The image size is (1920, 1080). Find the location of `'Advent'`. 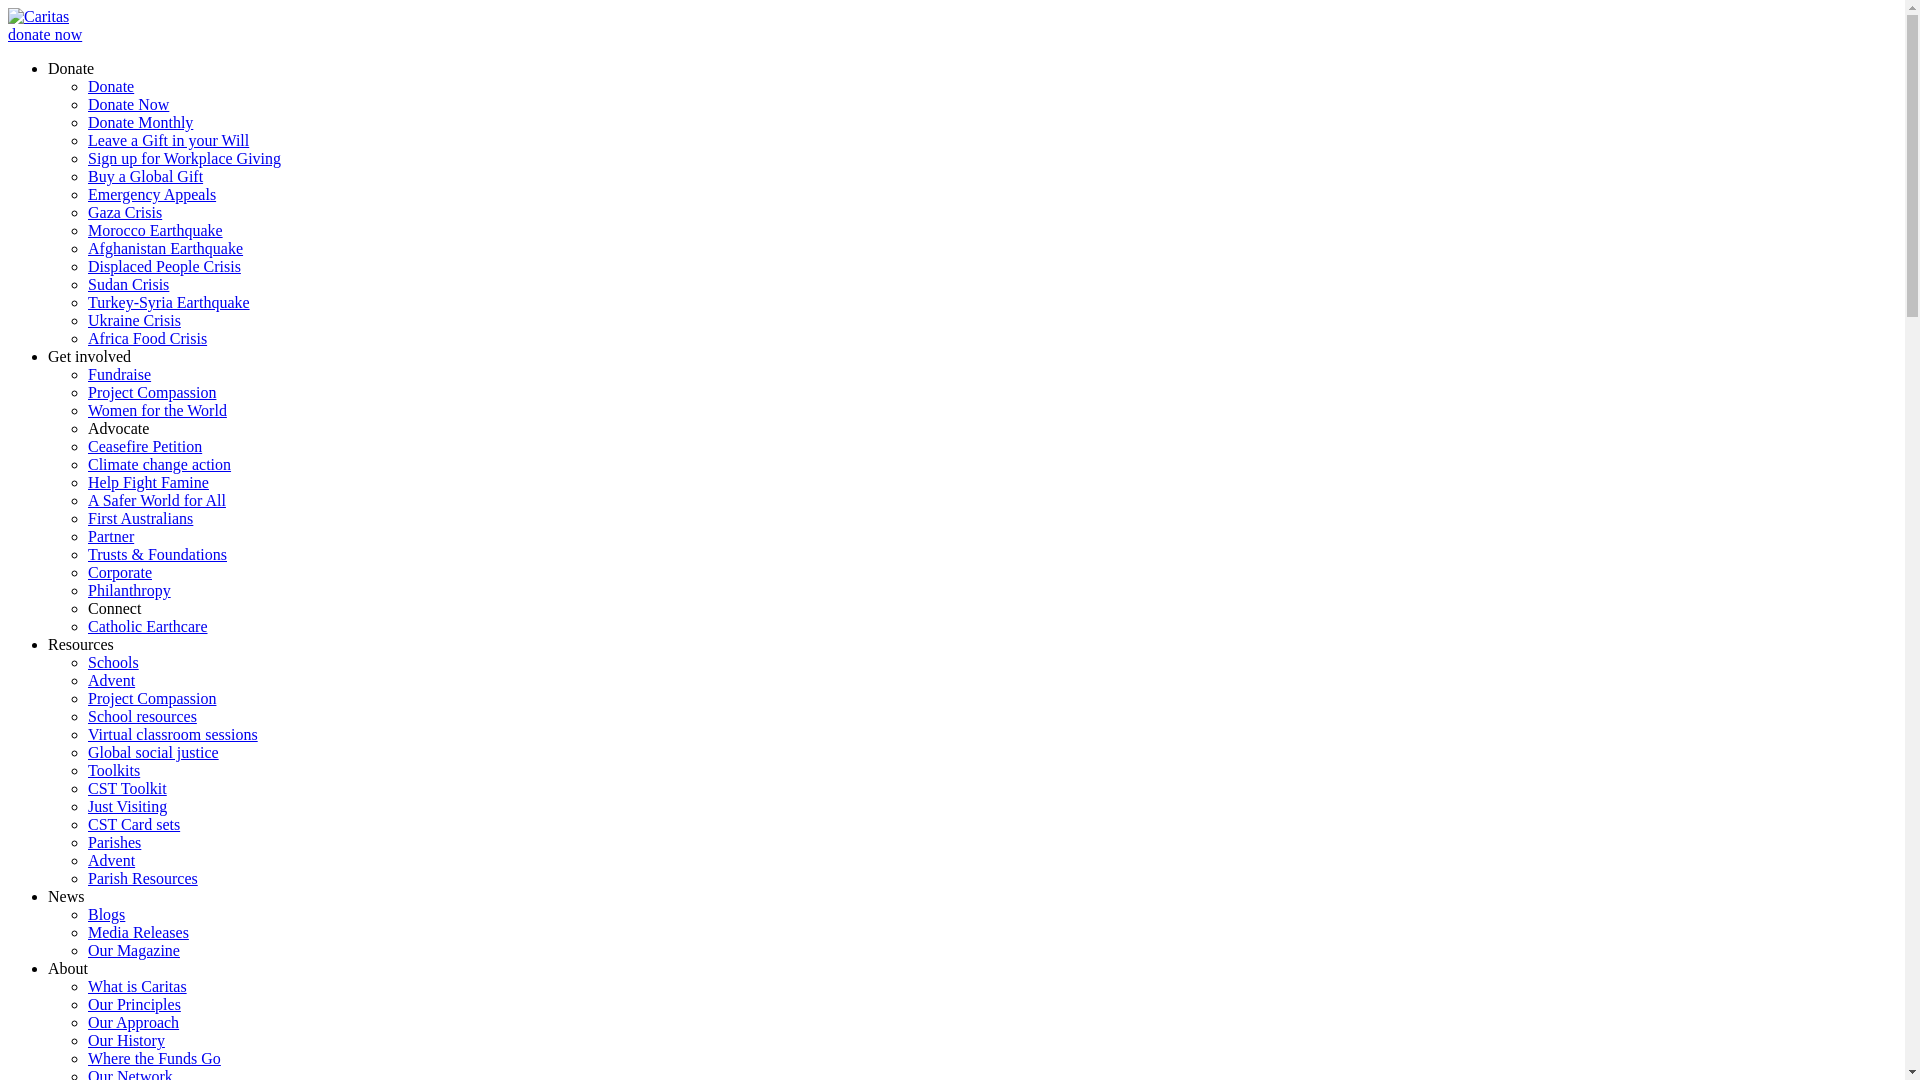

'Advent' is located at coordinates (86, 679).